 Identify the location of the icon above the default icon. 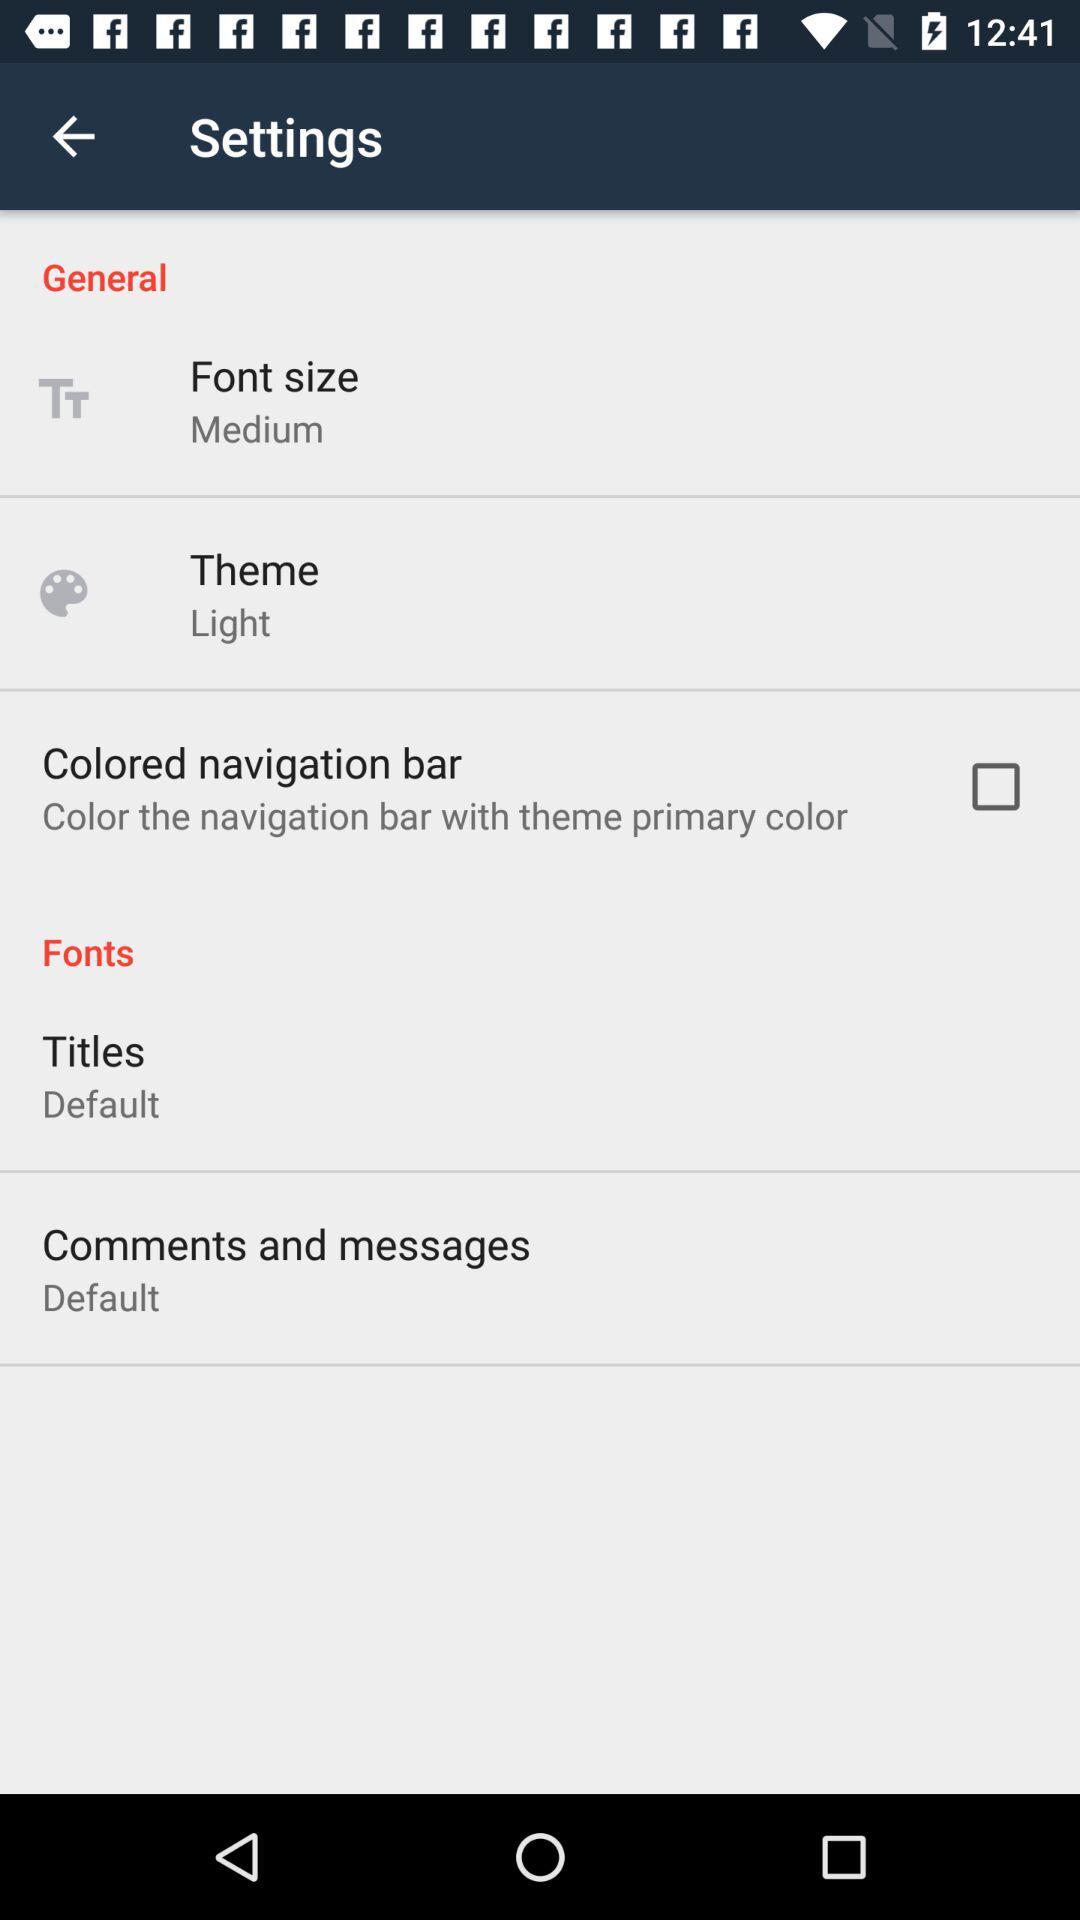
(286, 1242).